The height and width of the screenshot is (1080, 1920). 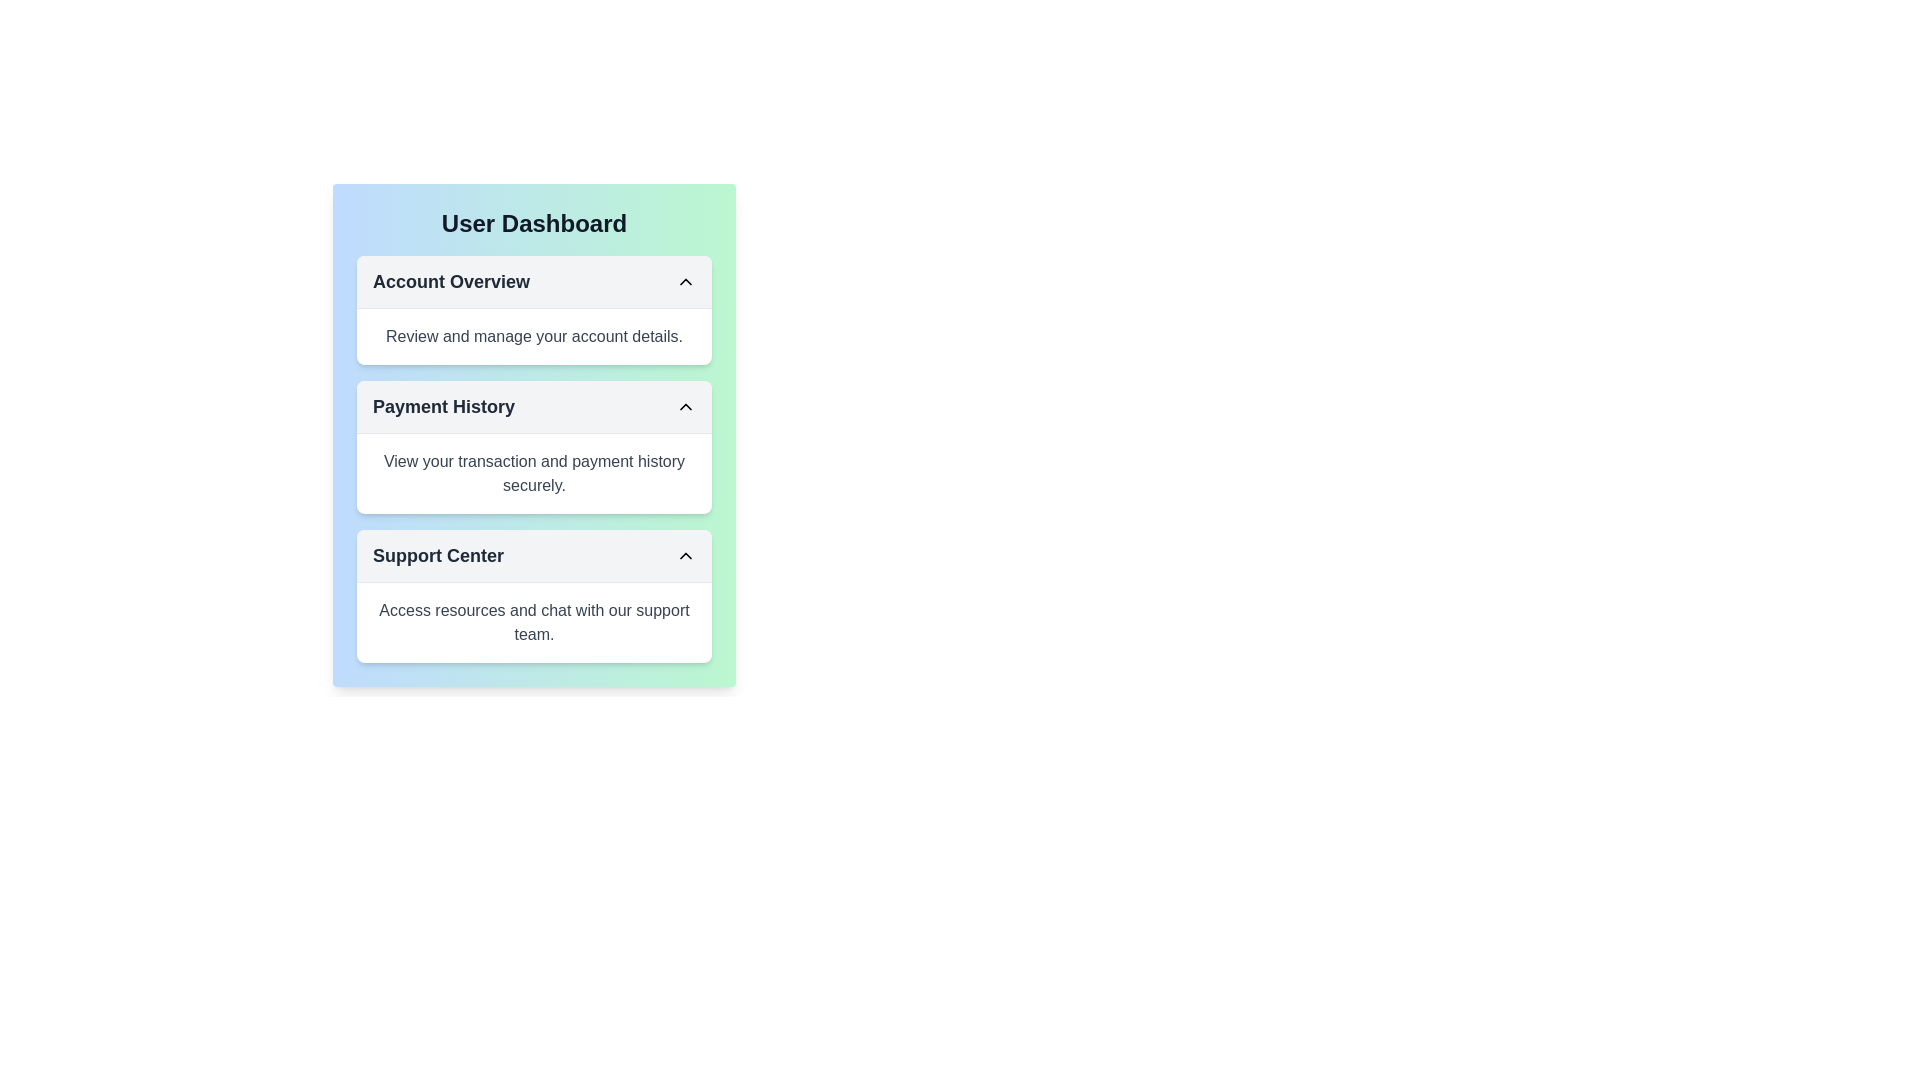 What do you see at coordinates (534, 473) in the screenshot?
I see `the text label that displays 'View your transaction and payment history securely.' located in the 'Payment History' section of the card layout` at bounding box center [534, 473].